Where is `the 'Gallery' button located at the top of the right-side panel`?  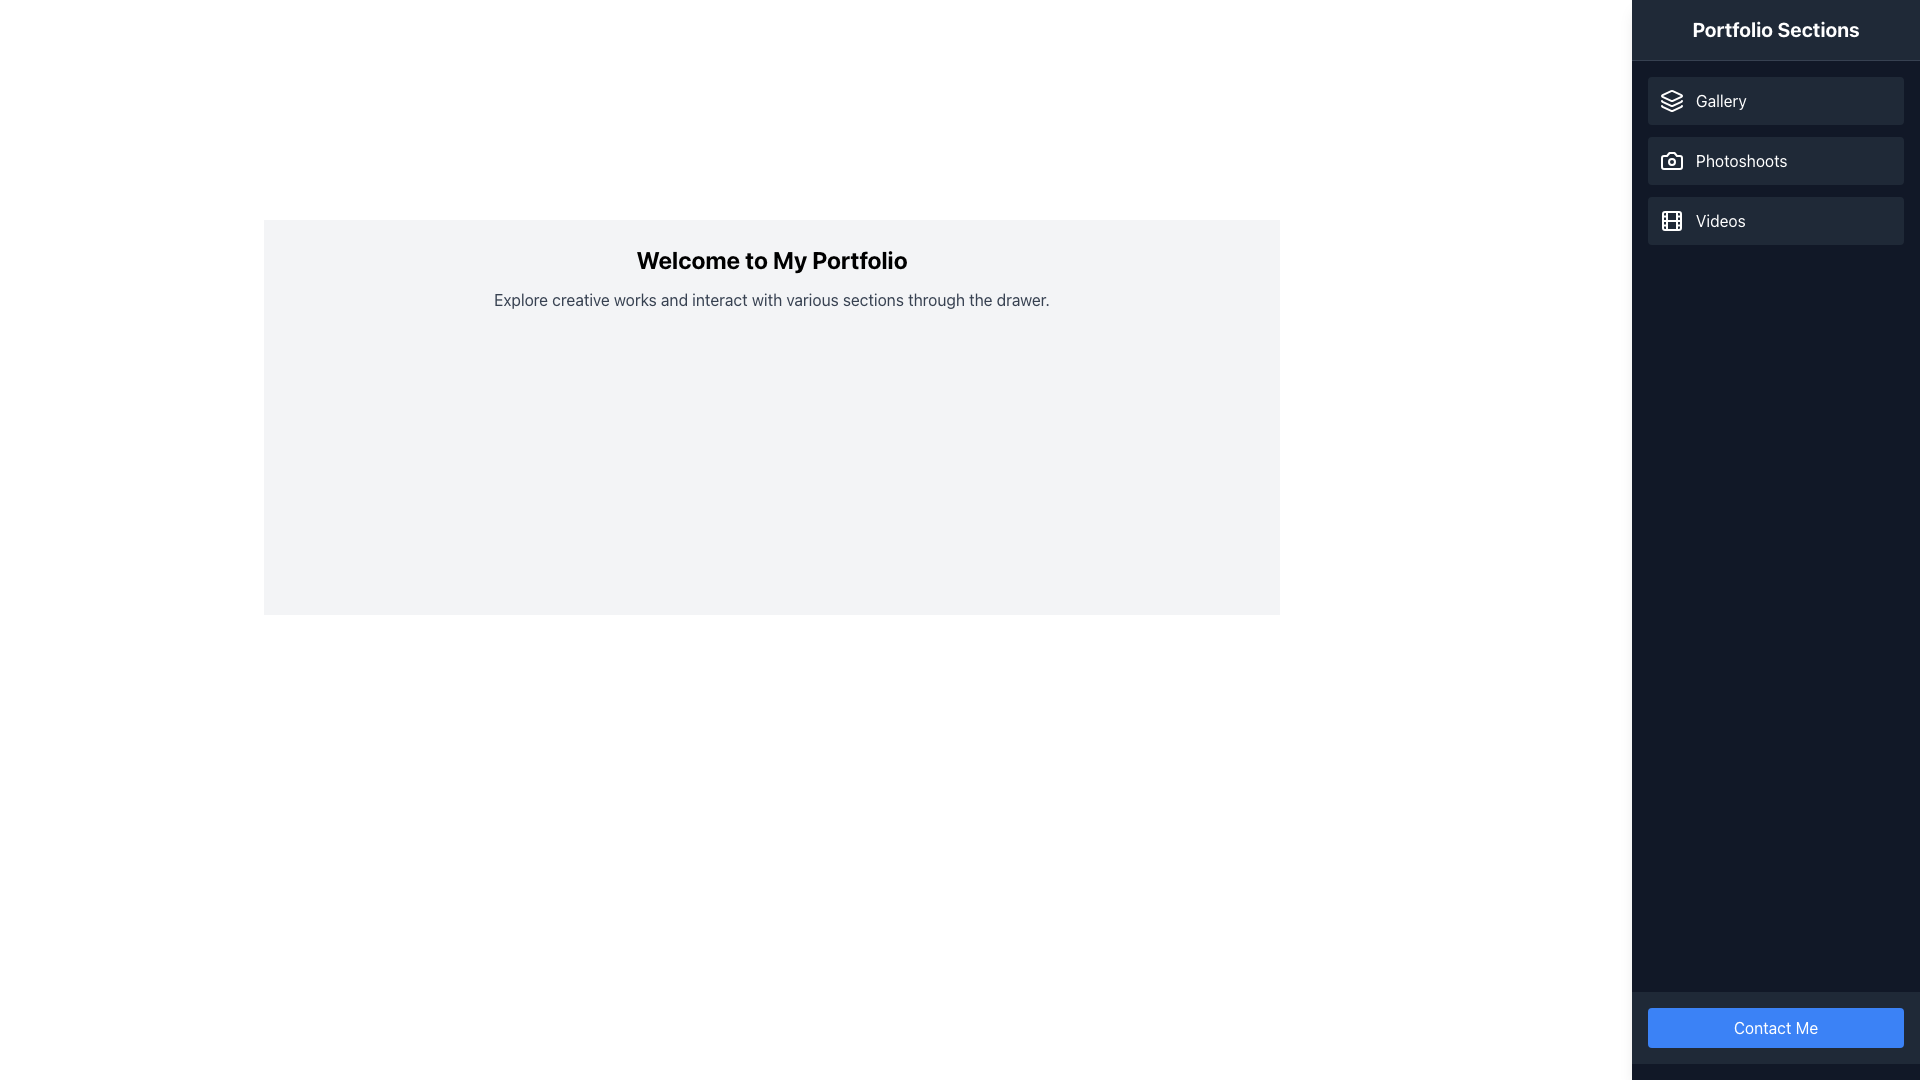 the 'Gallery' button located at the top of the right-side panel is located at coordinates (1776, 100).